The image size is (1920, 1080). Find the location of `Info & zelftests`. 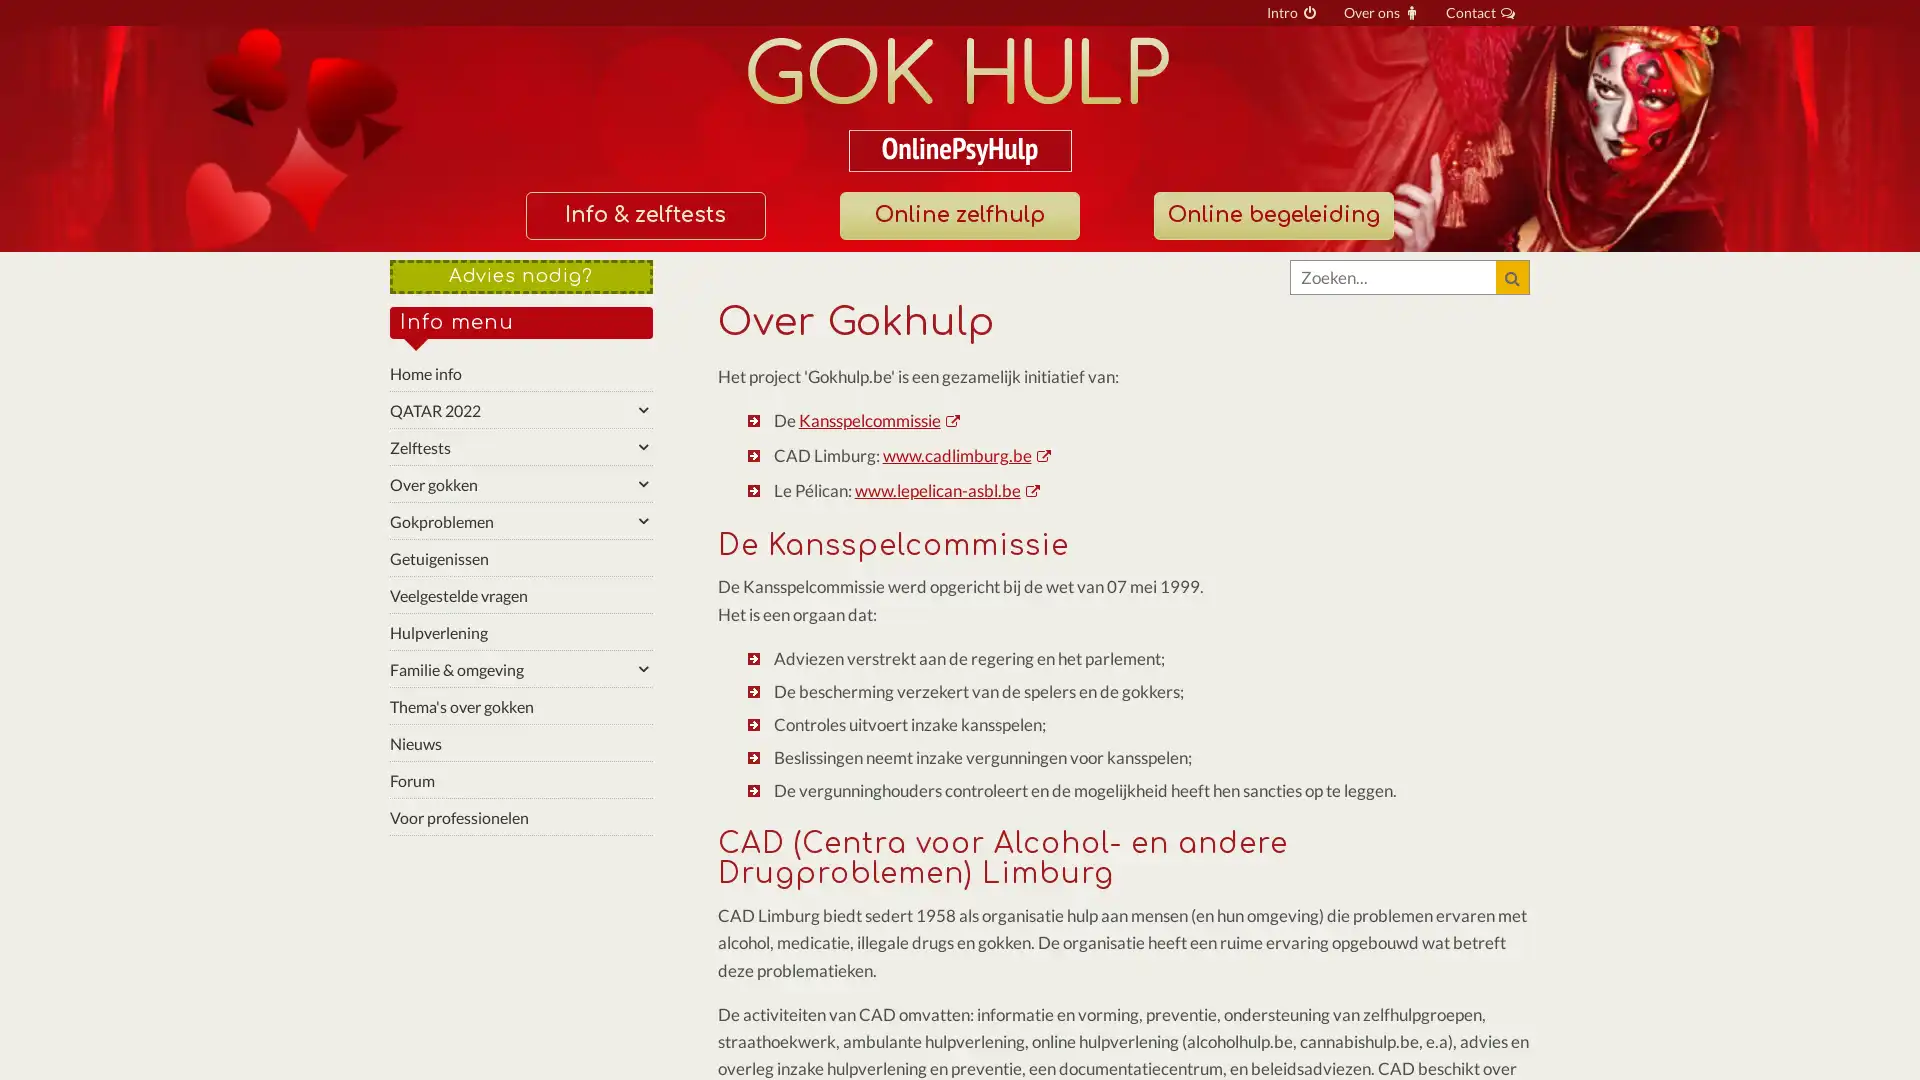

Info & zelftests is located at coordinates (644, 215).